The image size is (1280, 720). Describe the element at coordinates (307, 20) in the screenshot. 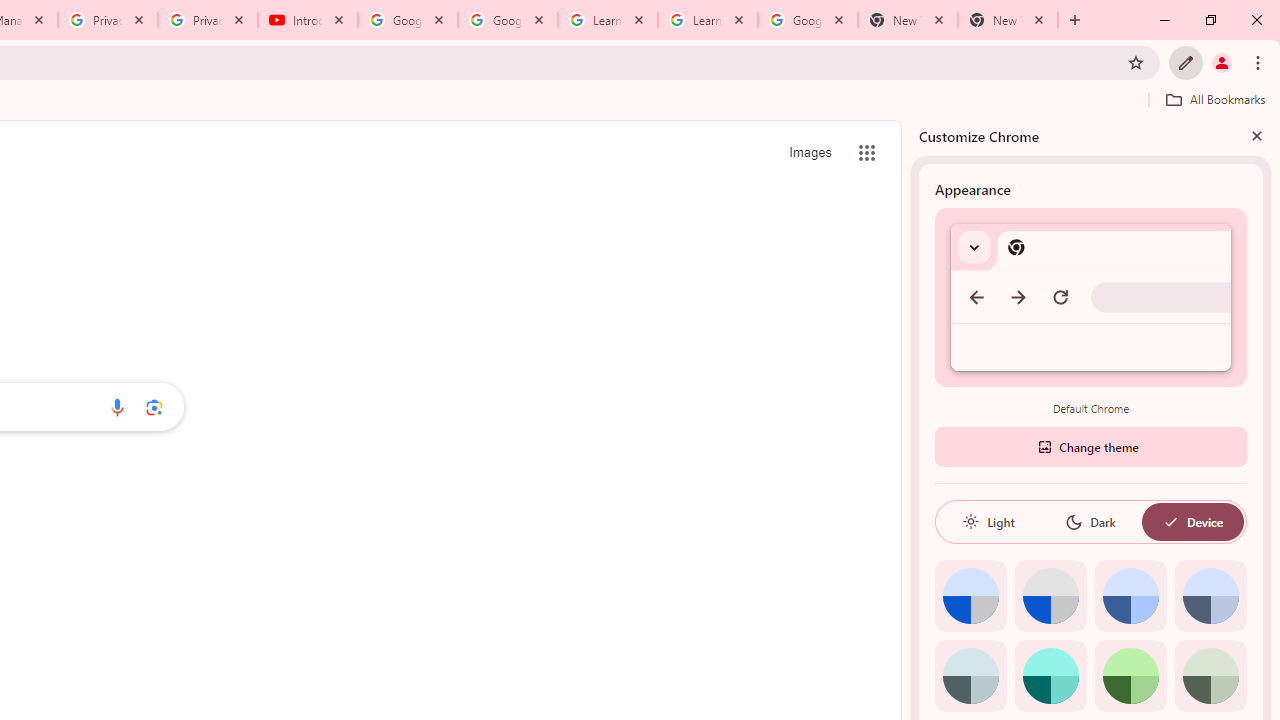

I see `'Introduction | Google Privacy Policy - YouTube'` at that location.